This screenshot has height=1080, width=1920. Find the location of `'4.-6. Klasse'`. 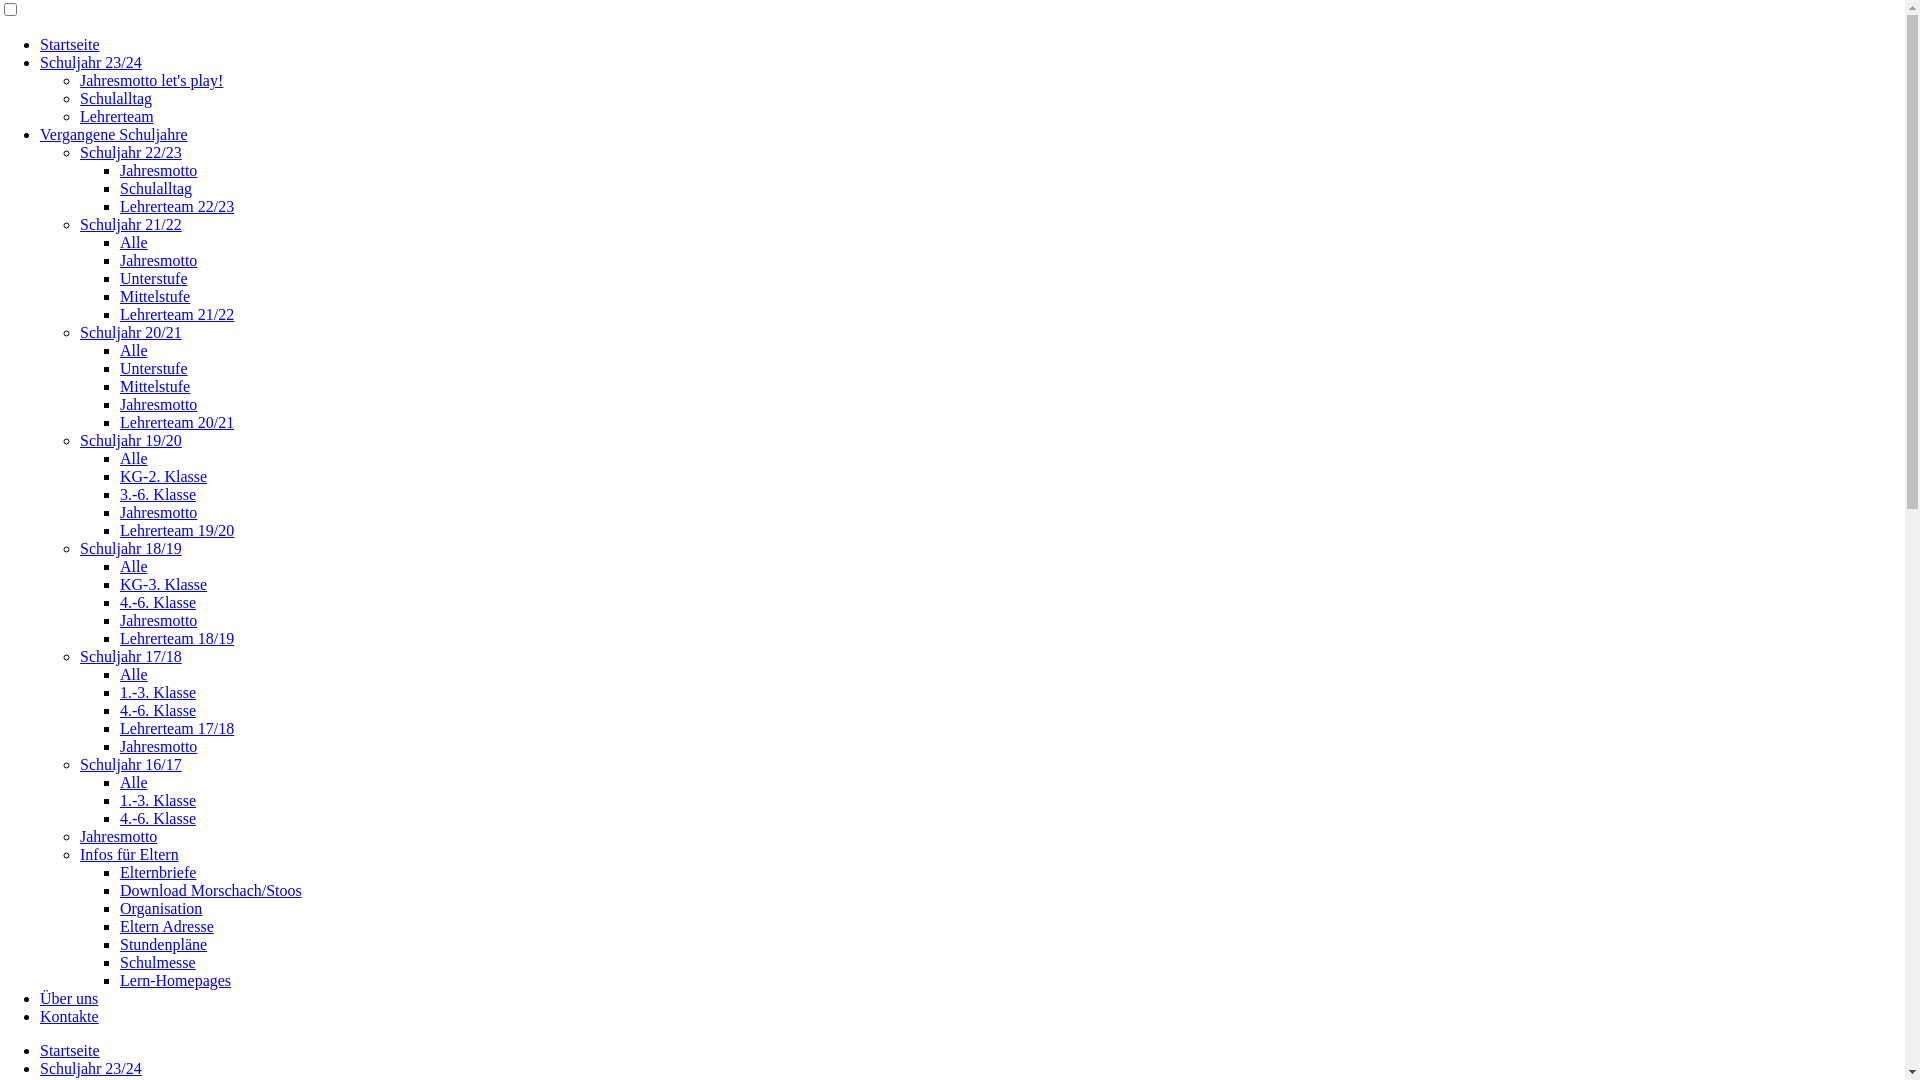

'4.-6. Klasse' is located at coordinates (119, 709).